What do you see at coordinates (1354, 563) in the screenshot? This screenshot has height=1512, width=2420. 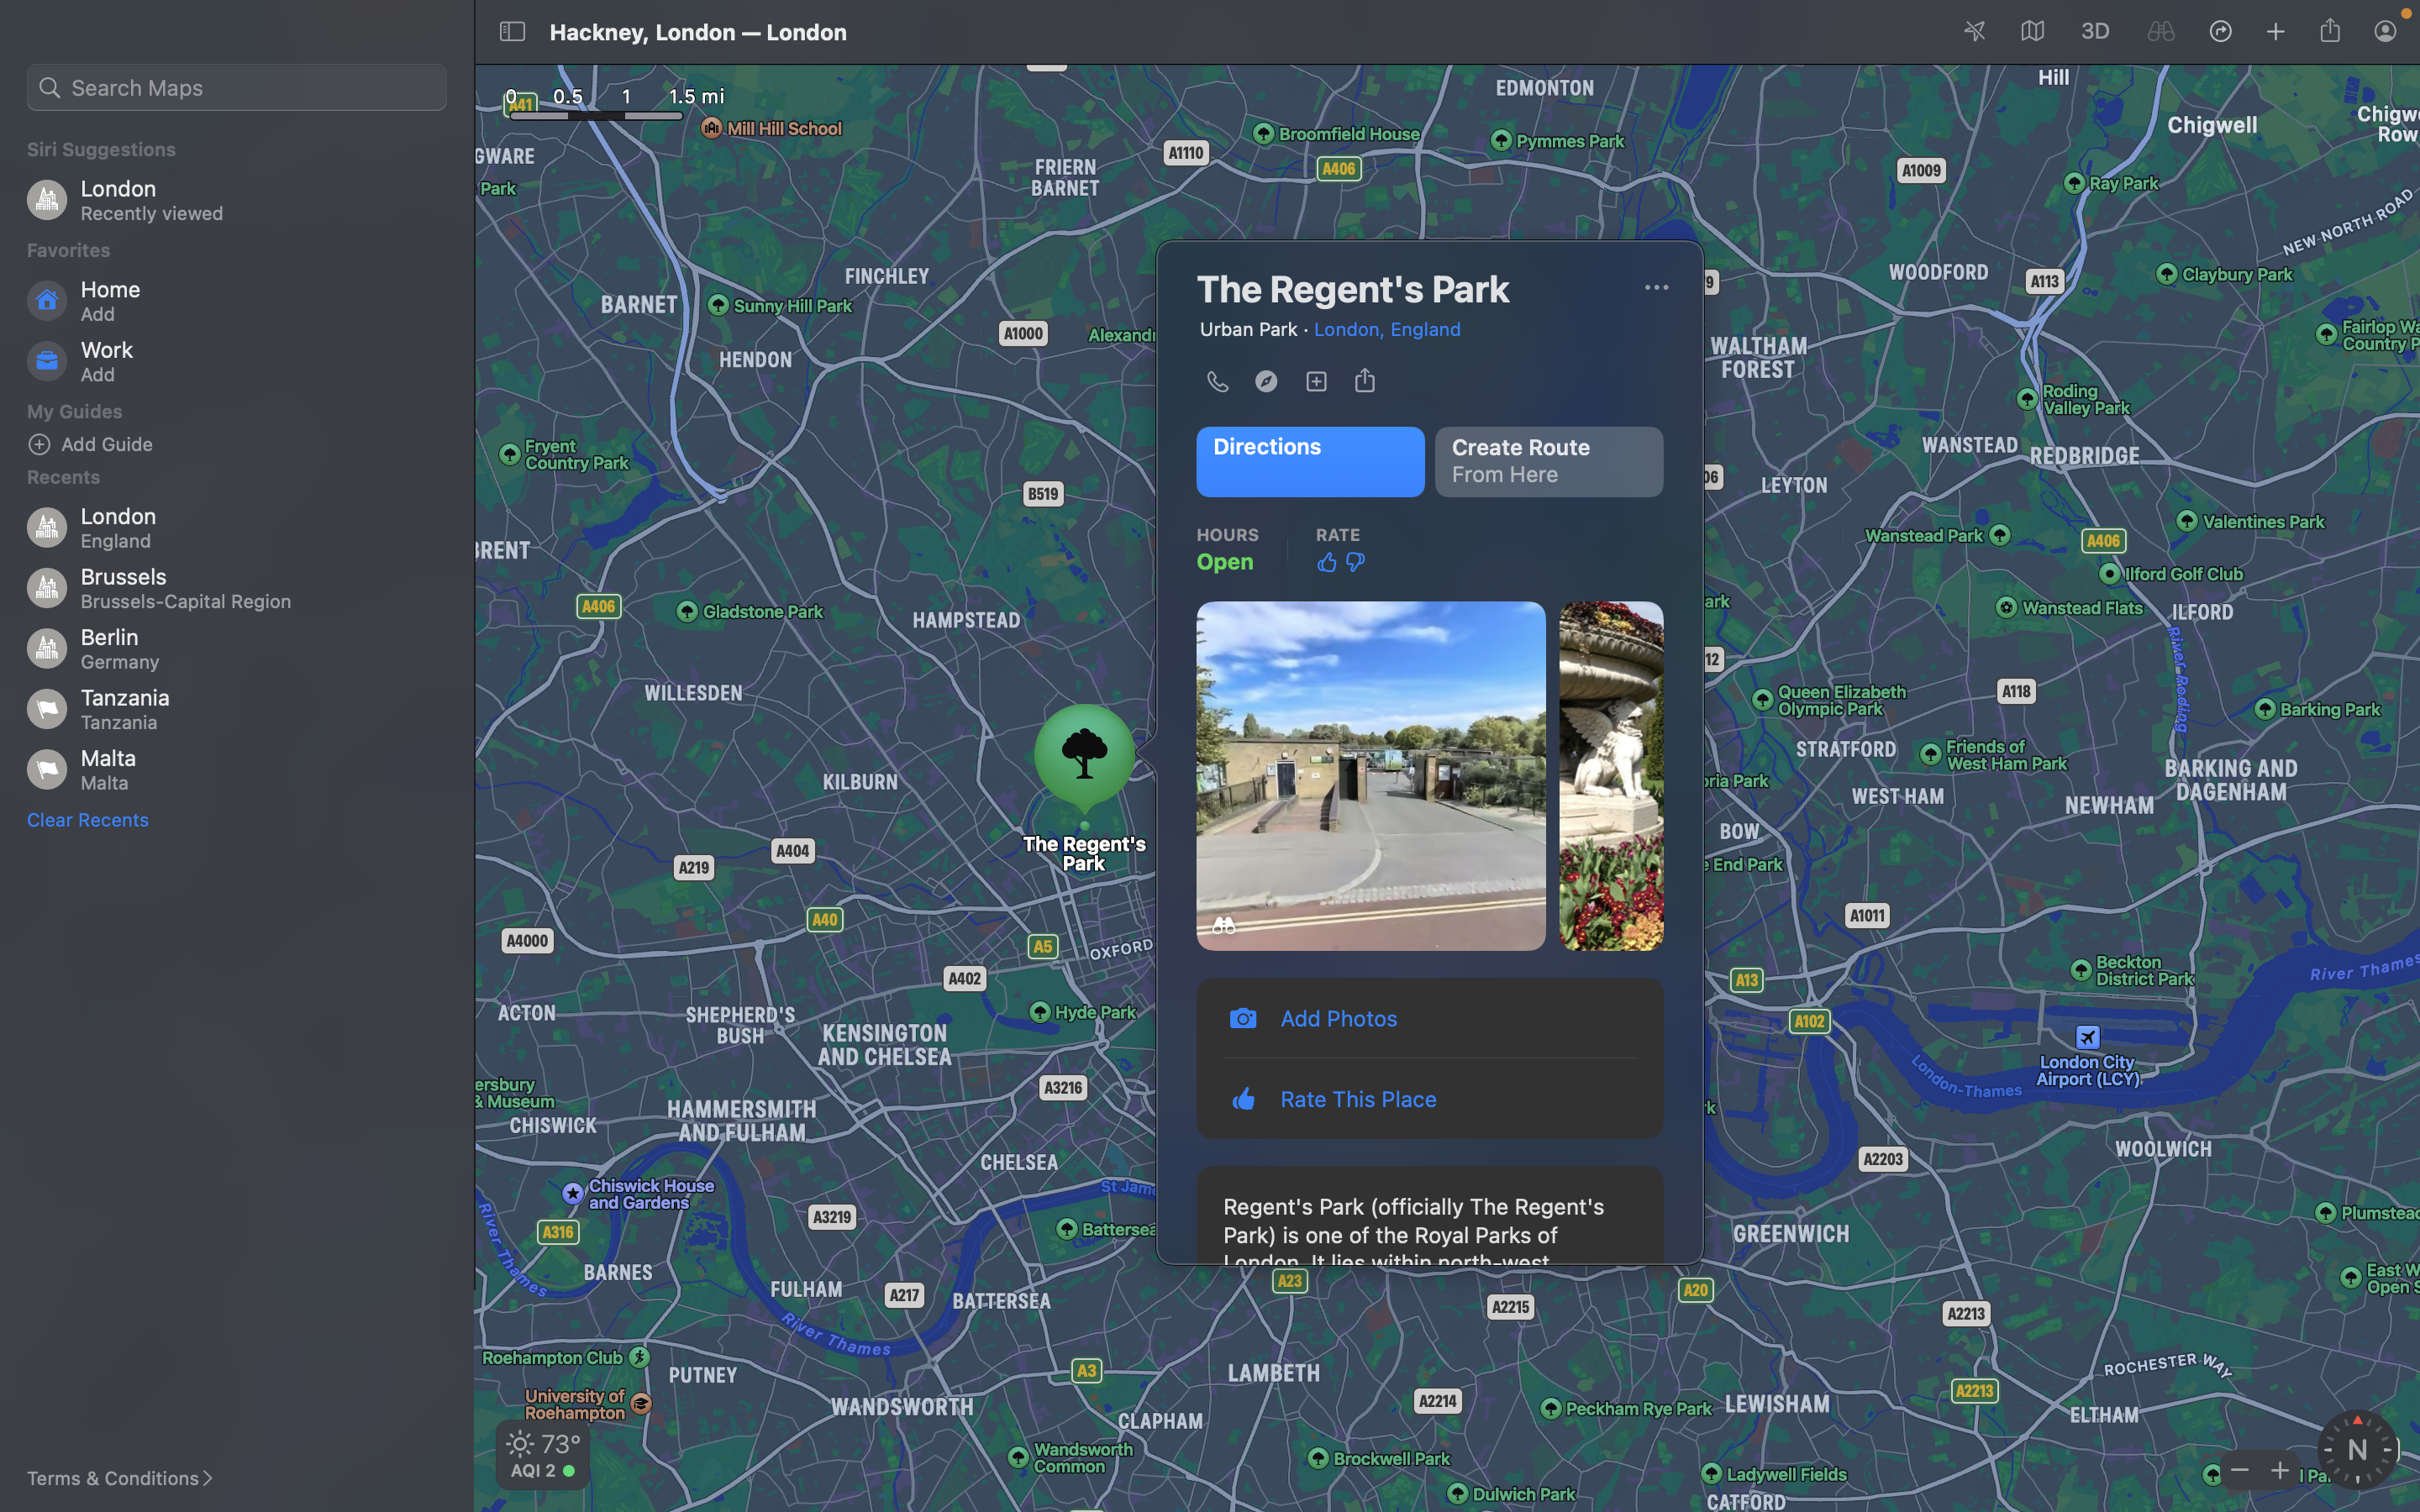 I see `Dislike the place by clicking on the thumbs down button` at bounding box center [1354, 563].